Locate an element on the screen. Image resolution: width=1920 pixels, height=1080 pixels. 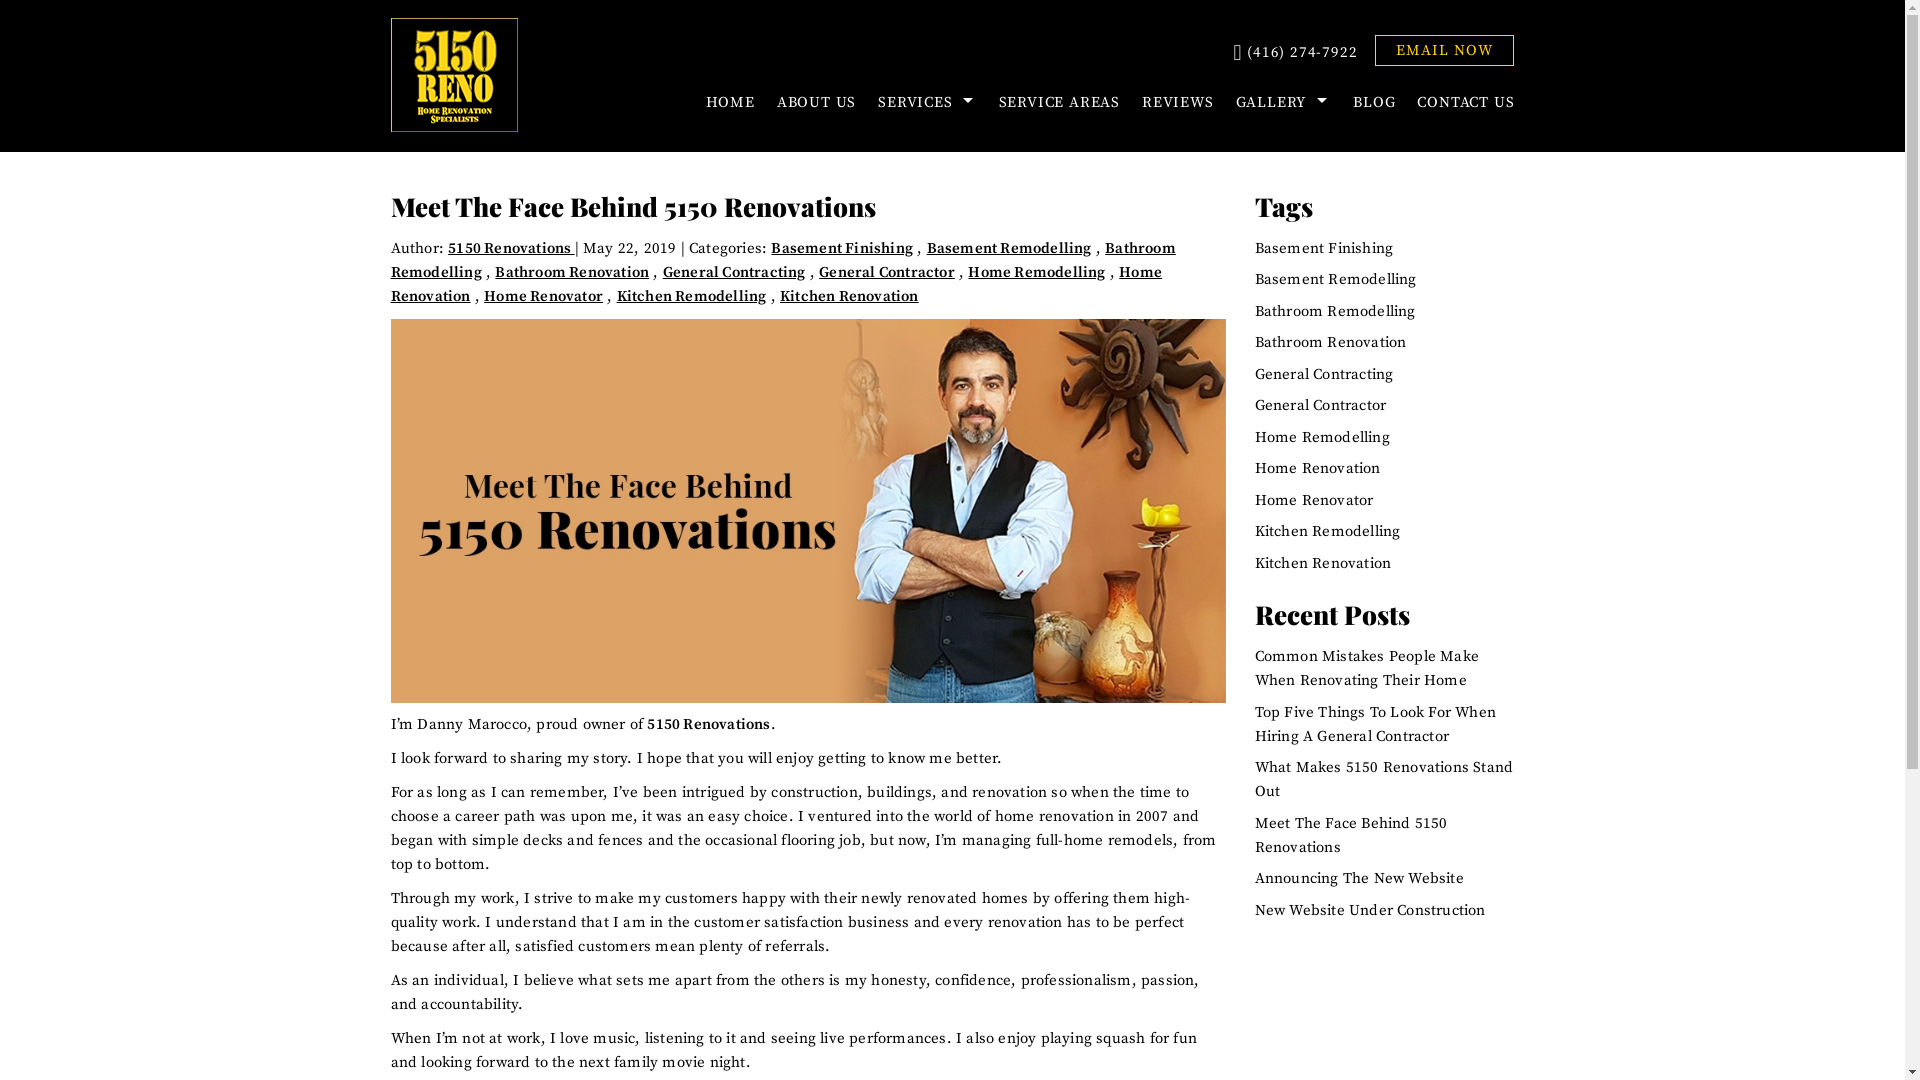
'HOME' is located at coordinates (729, 102).